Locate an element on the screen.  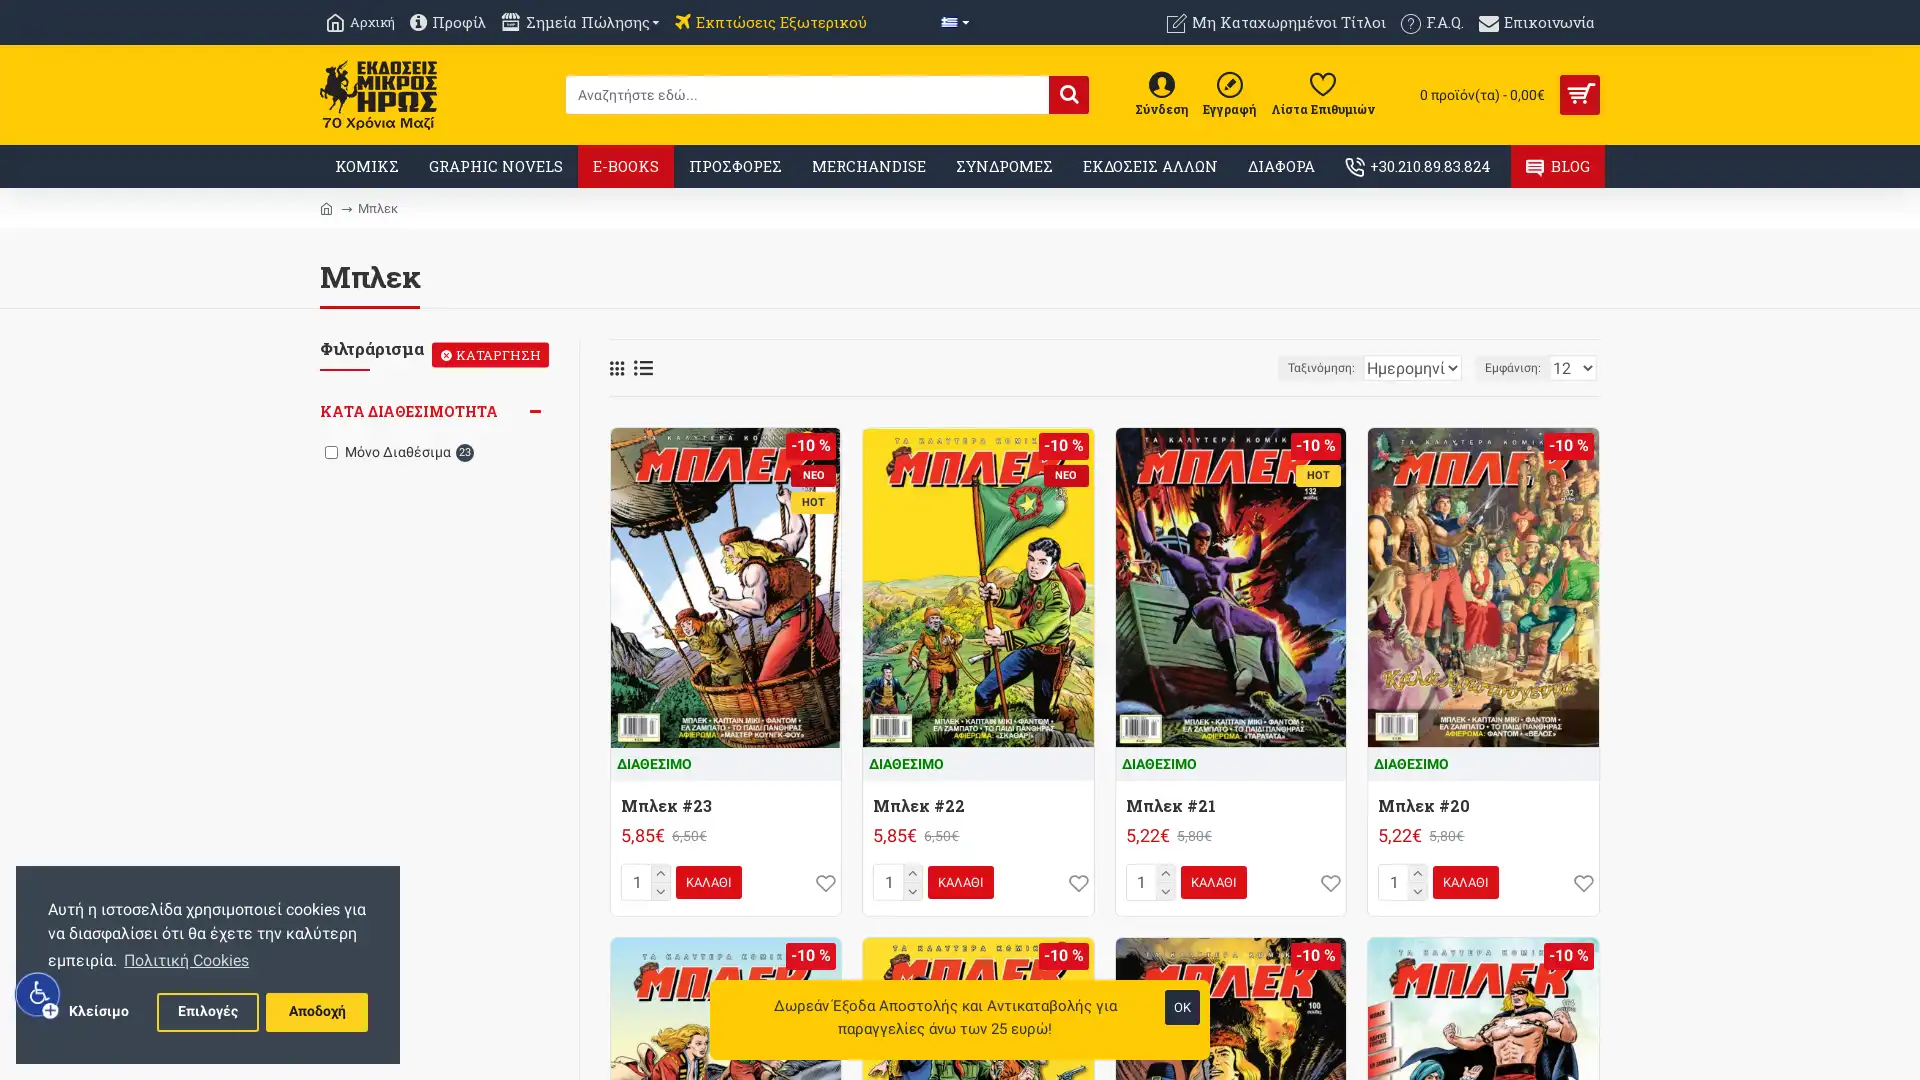
settings cookies is located at coordinates (207, 1011).